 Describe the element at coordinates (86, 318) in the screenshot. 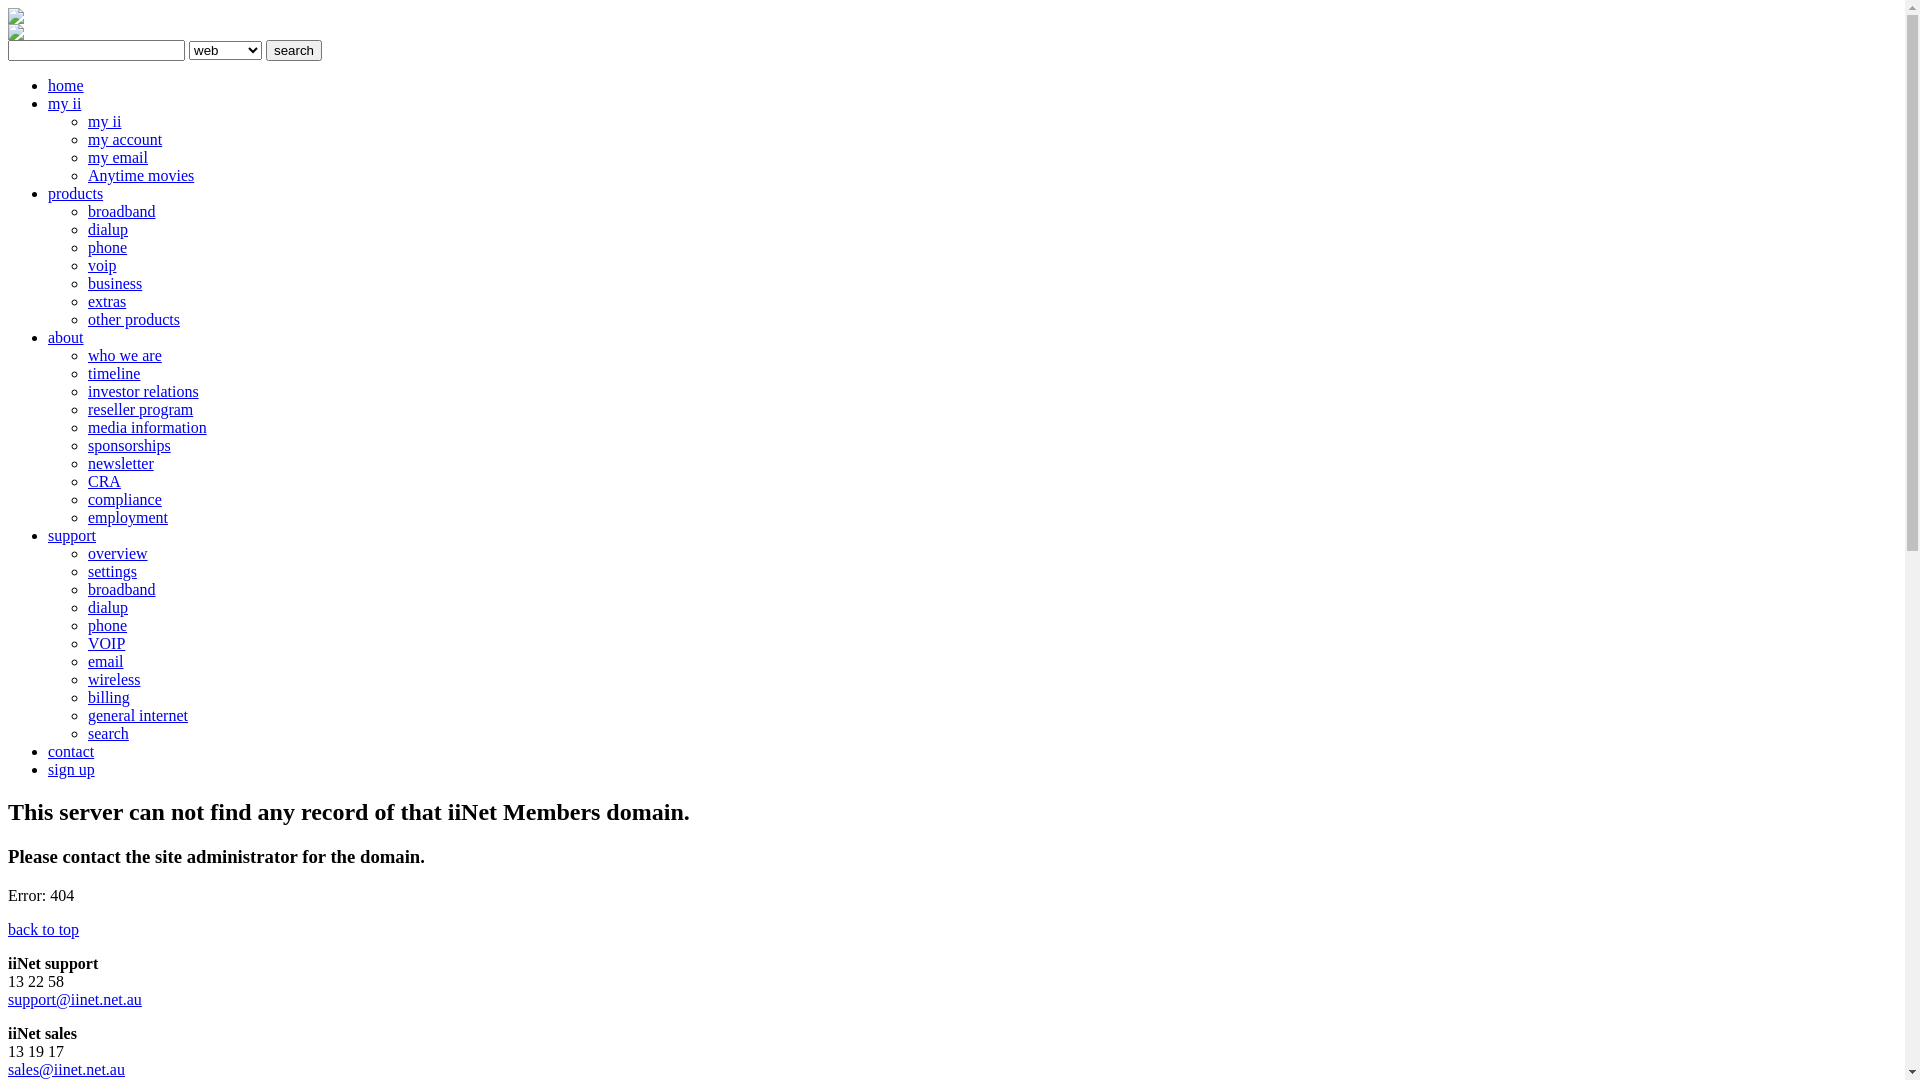

I see `'other products'` at that location.